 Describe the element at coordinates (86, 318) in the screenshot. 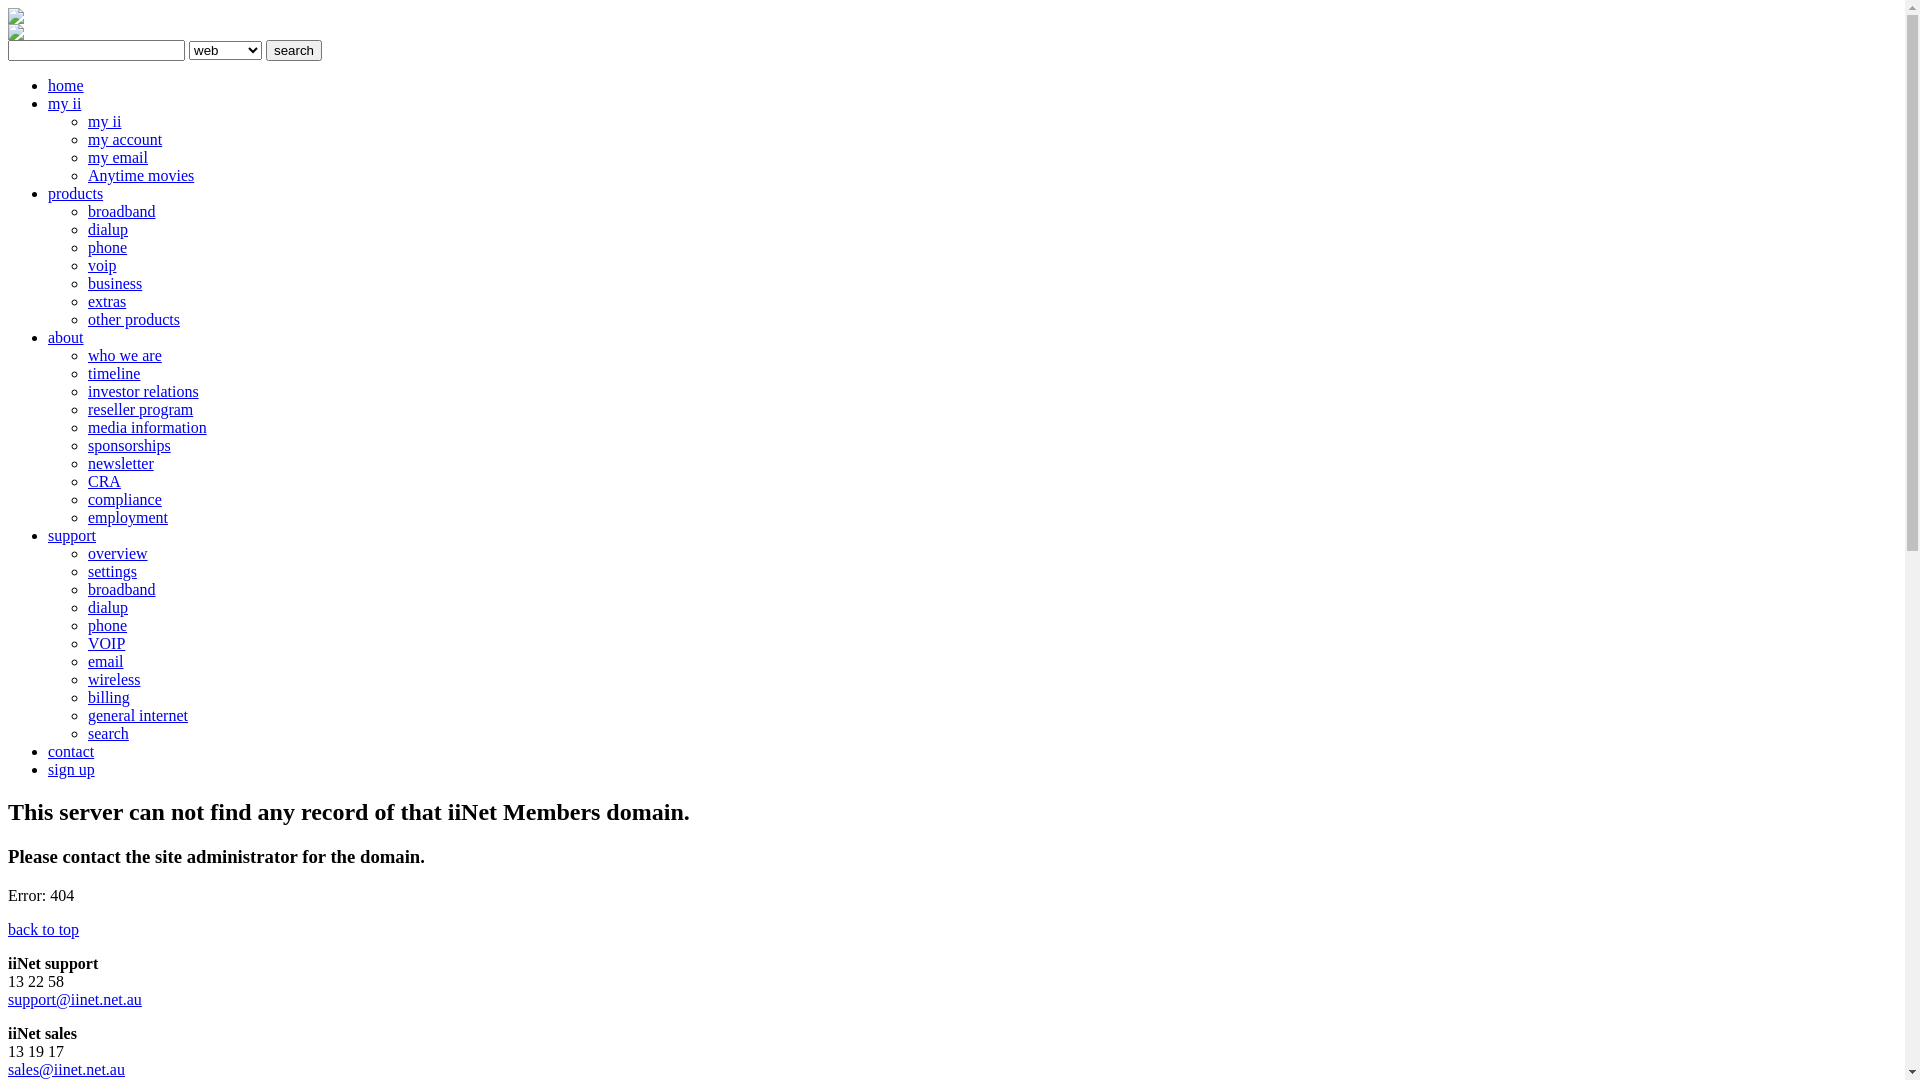

I see `'other products'` at that location.